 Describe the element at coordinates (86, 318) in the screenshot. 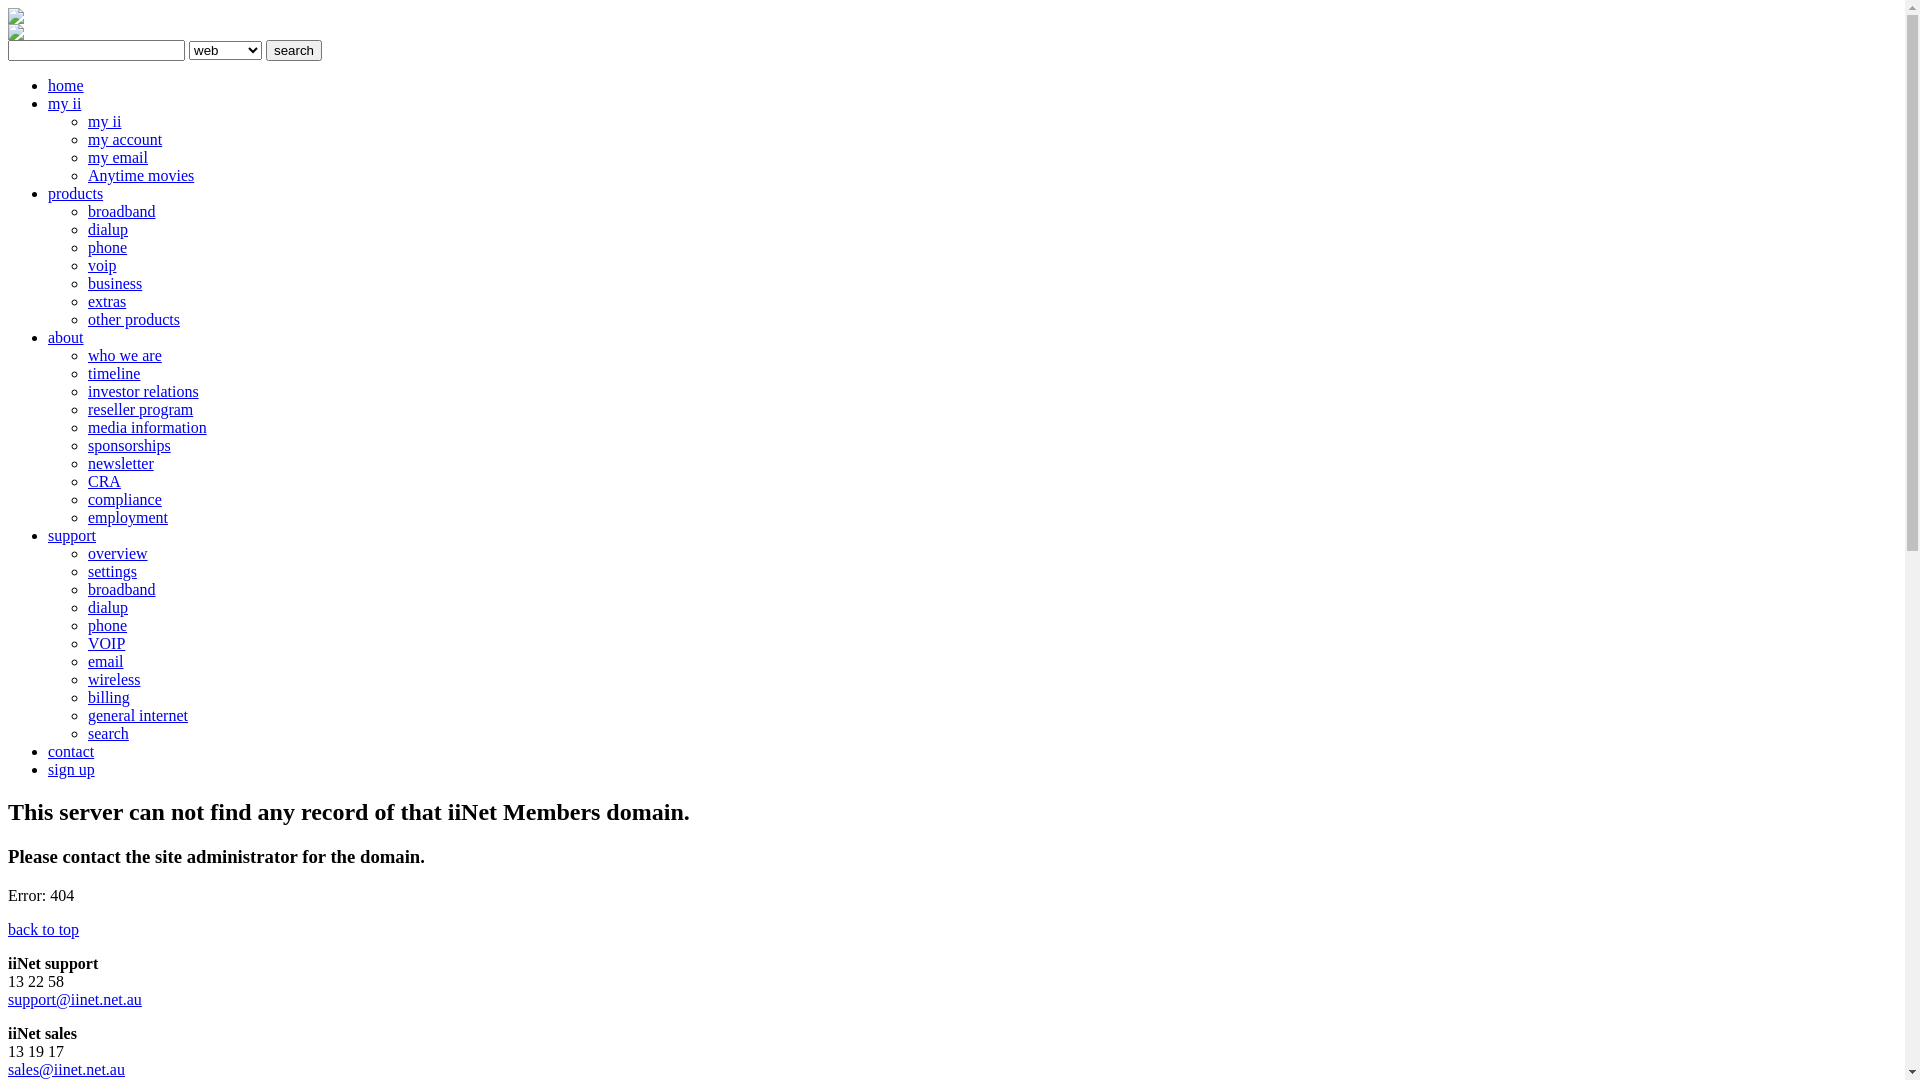

I see `'other products'` at that location.